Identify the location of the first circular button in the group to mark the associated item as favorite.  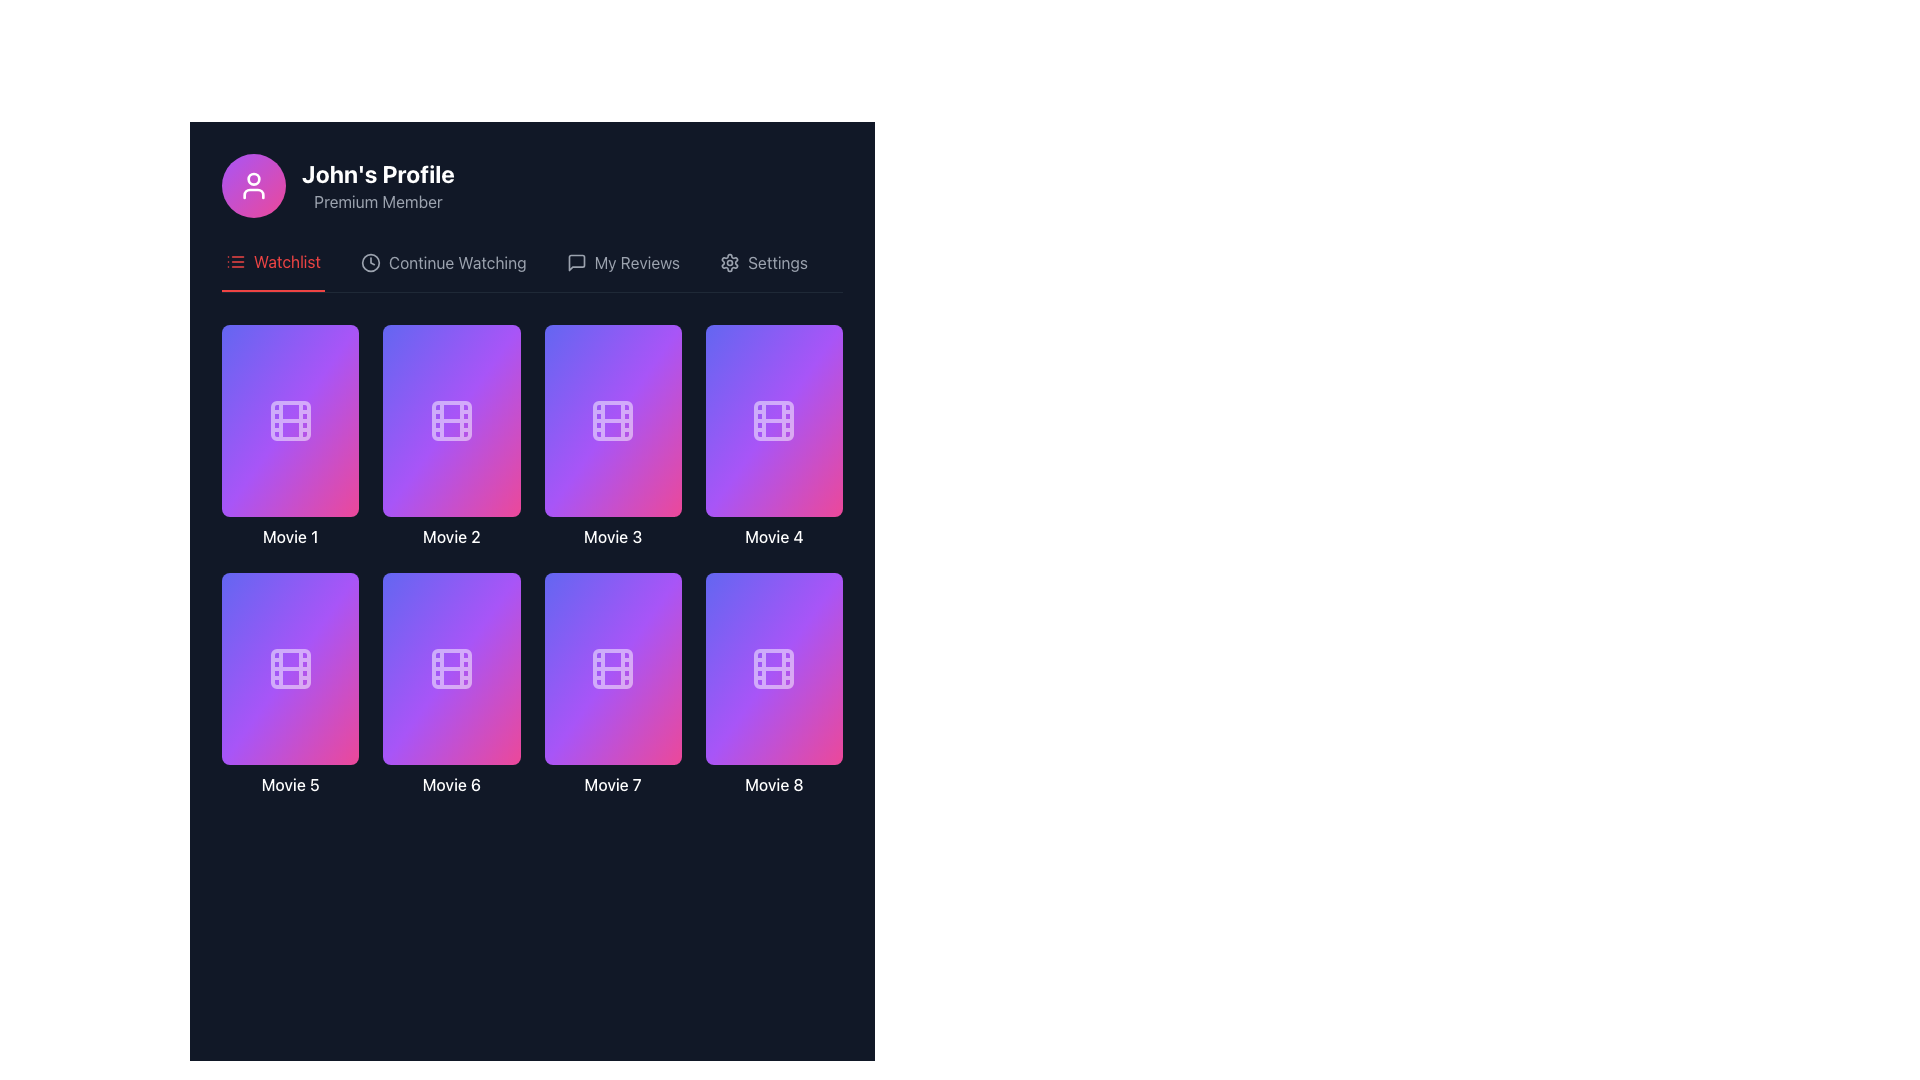
(428, 716).